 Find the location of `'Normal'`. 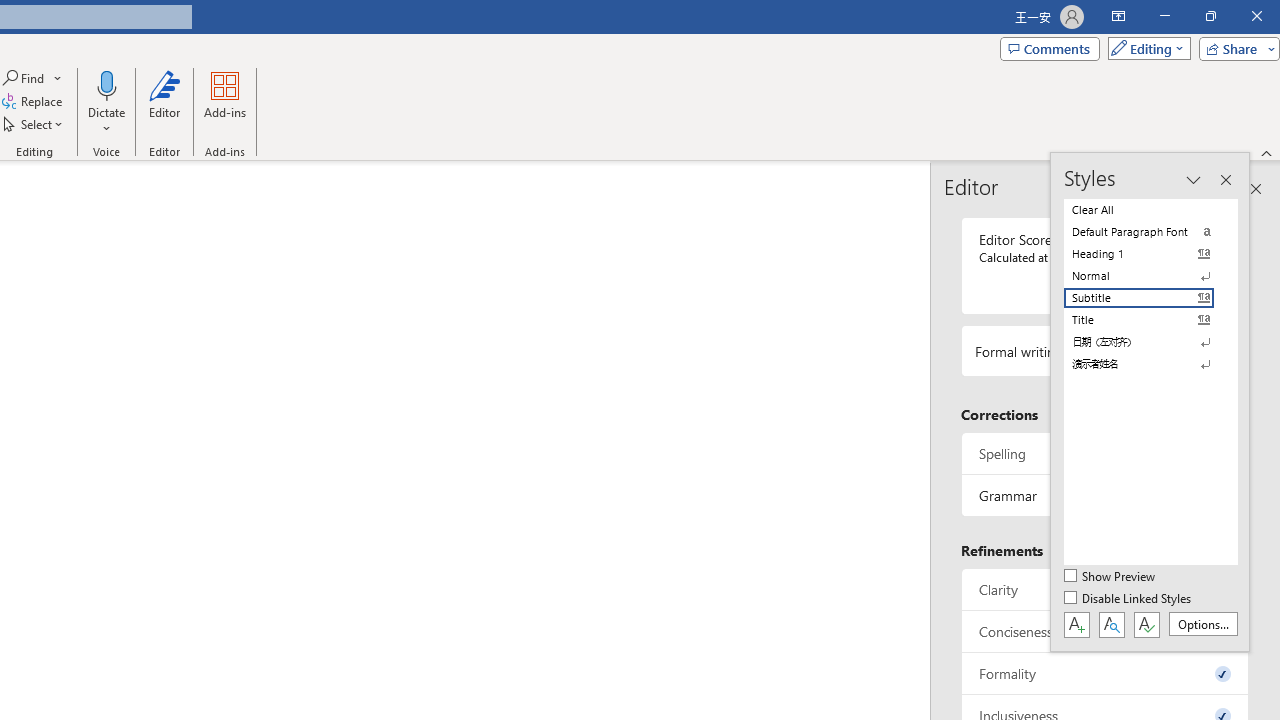

'Normal' is located at coordinates (1150, 276).